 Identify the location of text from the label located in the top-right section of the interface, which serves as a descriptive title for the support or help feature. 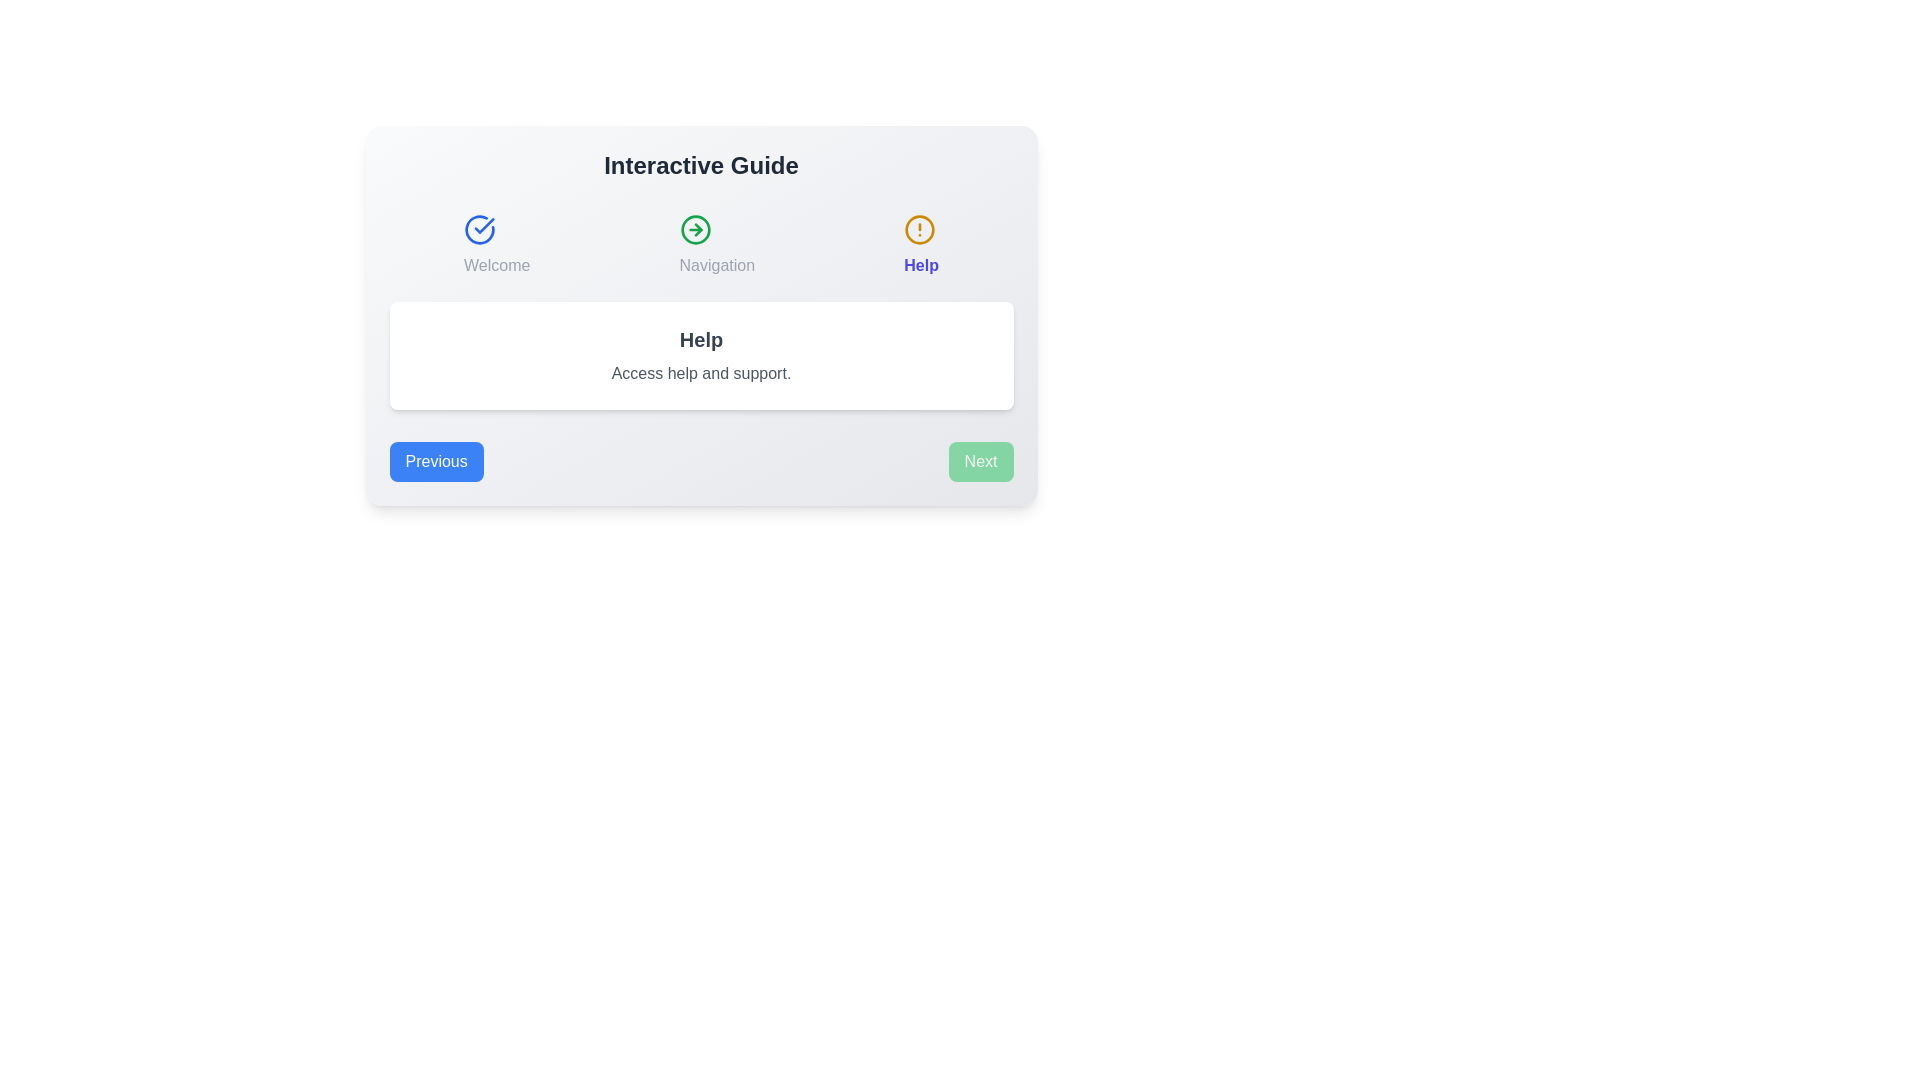
(920, 245).